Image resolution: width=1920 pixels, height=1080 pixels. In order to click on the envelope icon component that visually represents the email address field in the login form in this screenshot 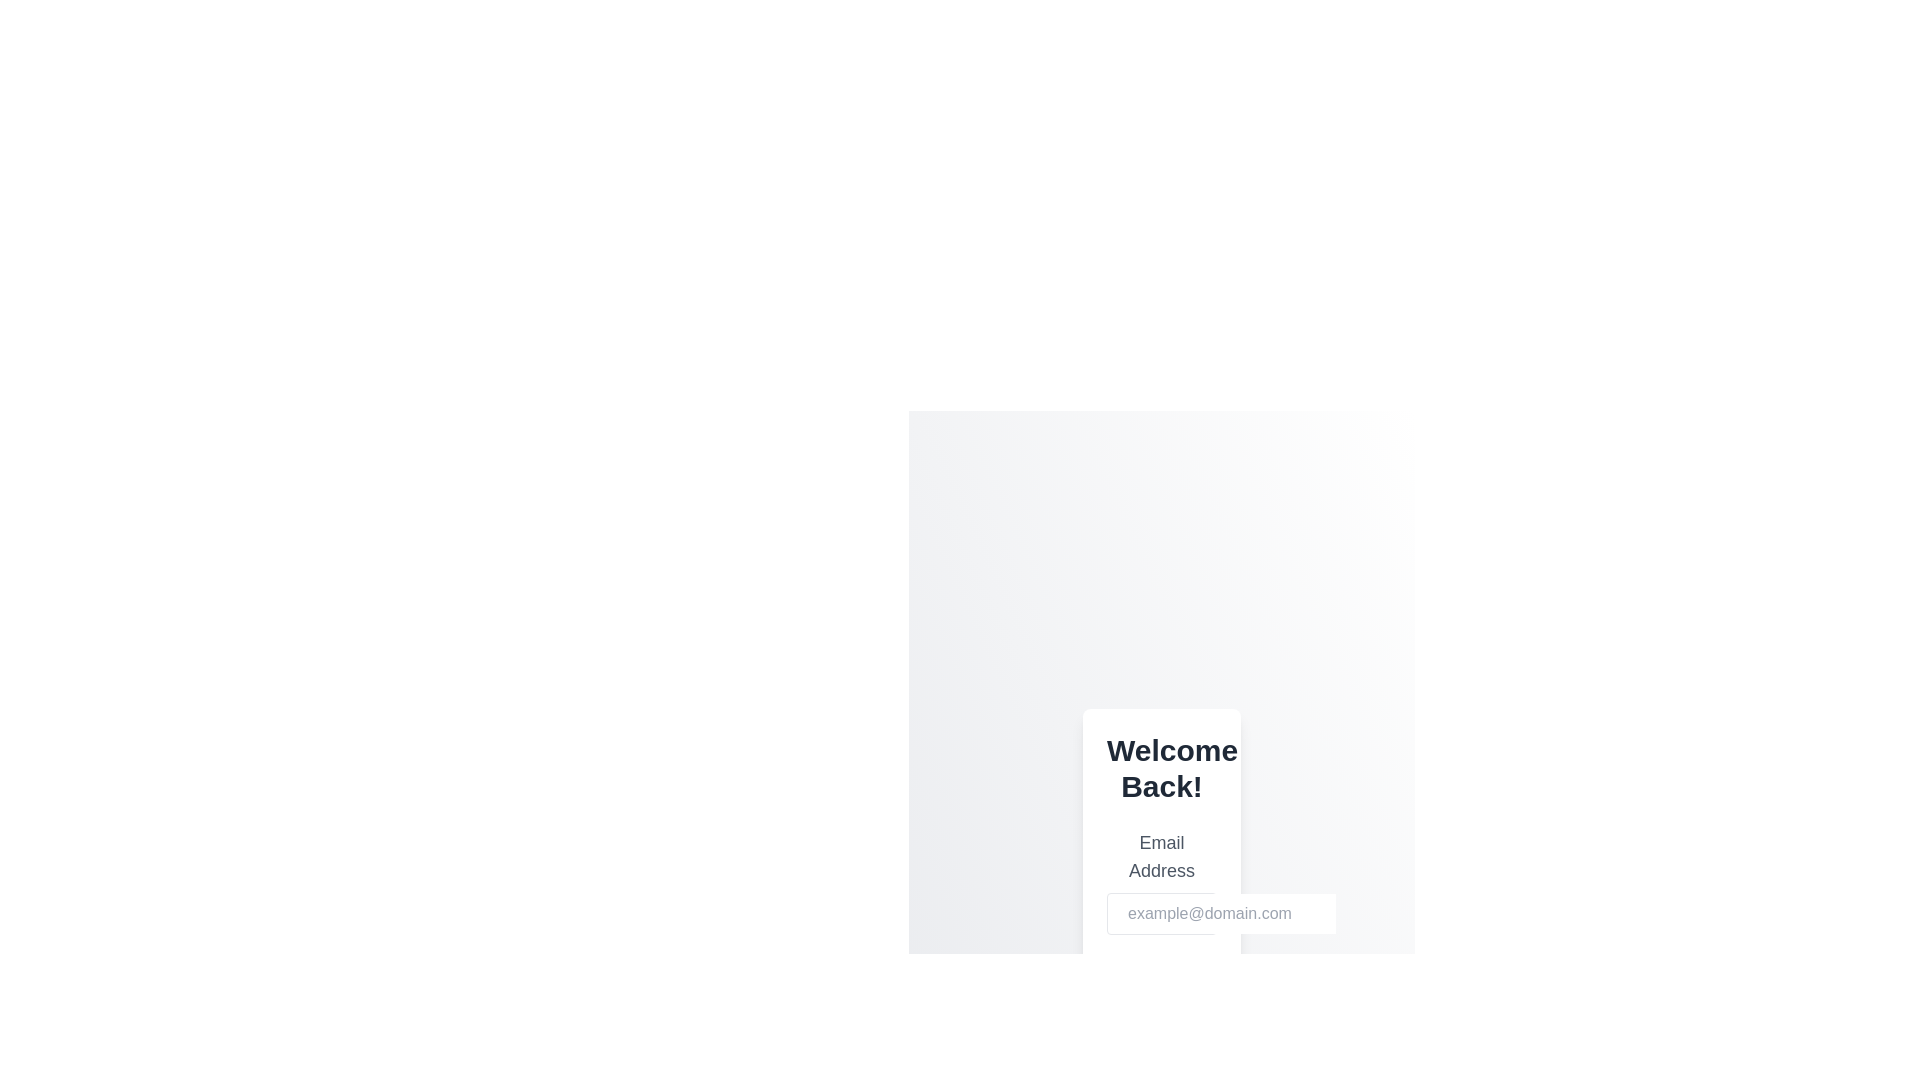, I will do `click(1132, 915)`.